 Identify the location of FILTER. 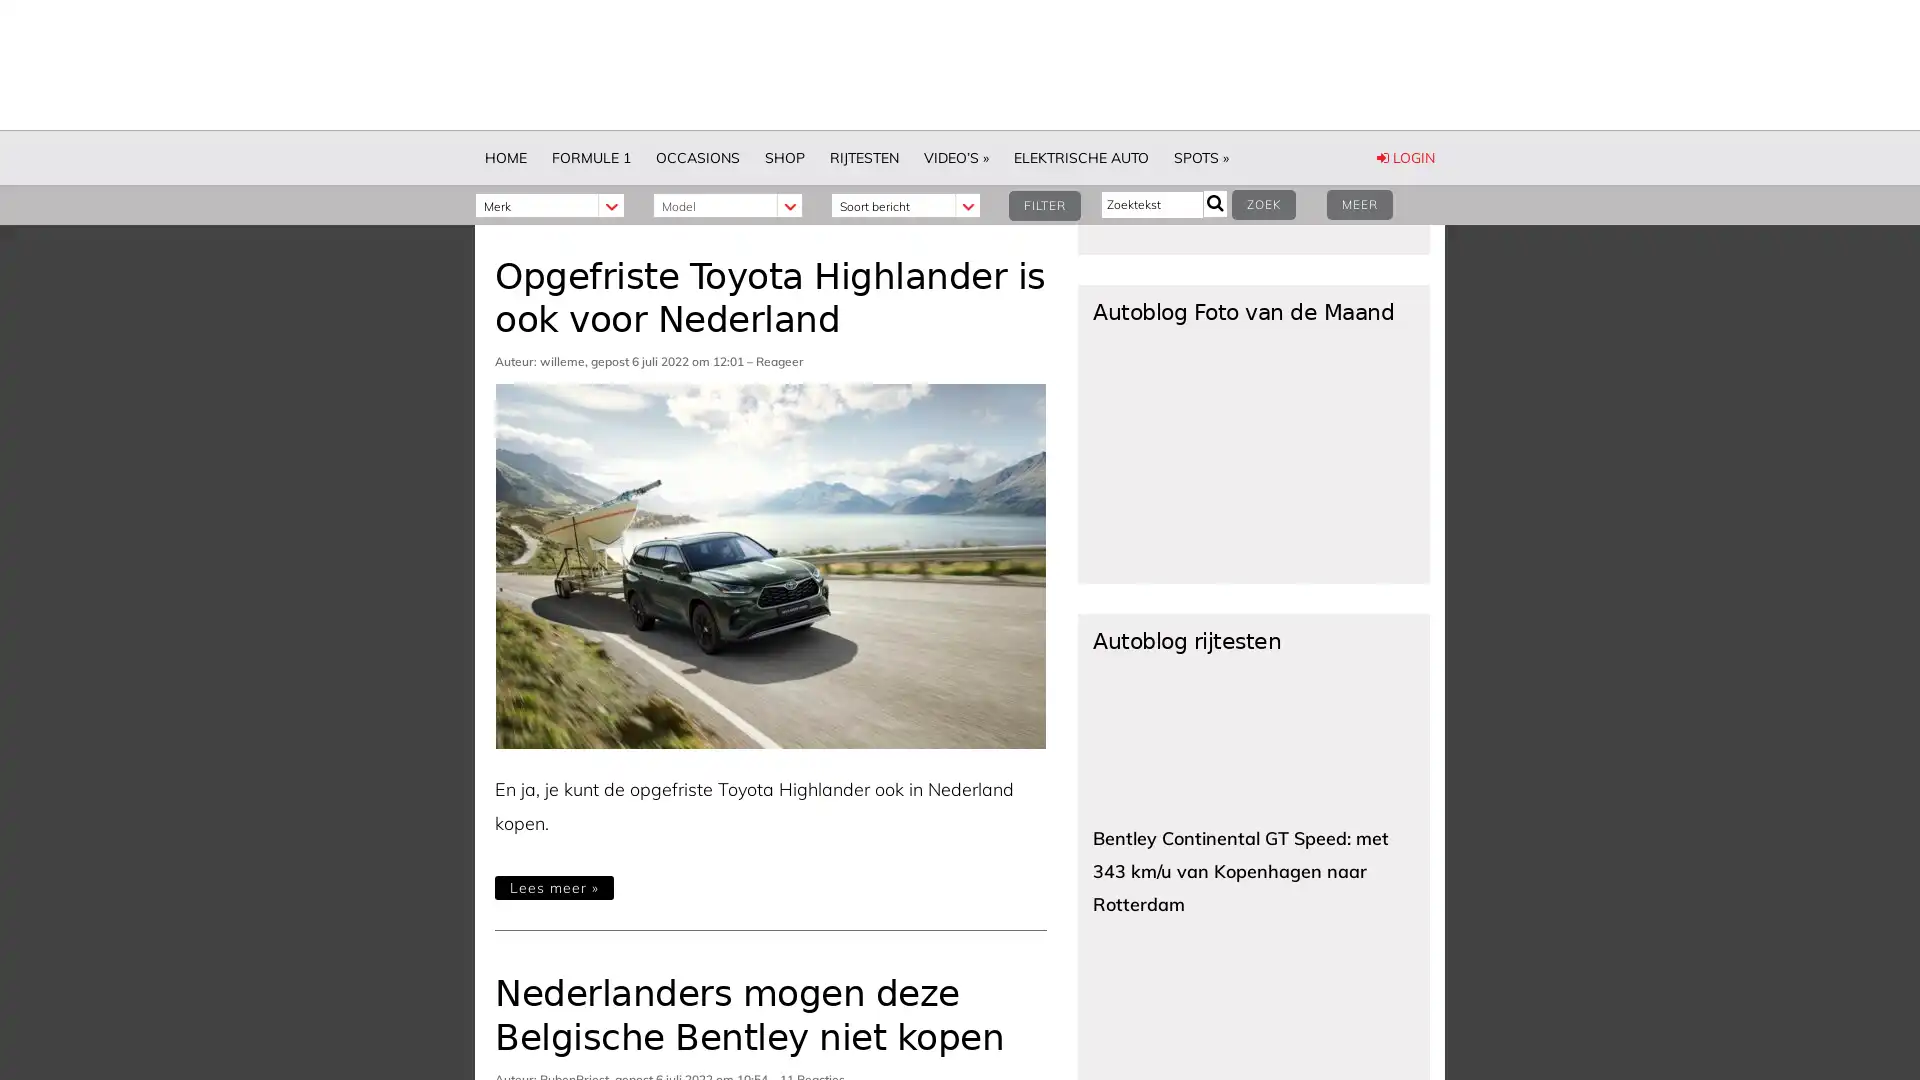
(1044, 205).